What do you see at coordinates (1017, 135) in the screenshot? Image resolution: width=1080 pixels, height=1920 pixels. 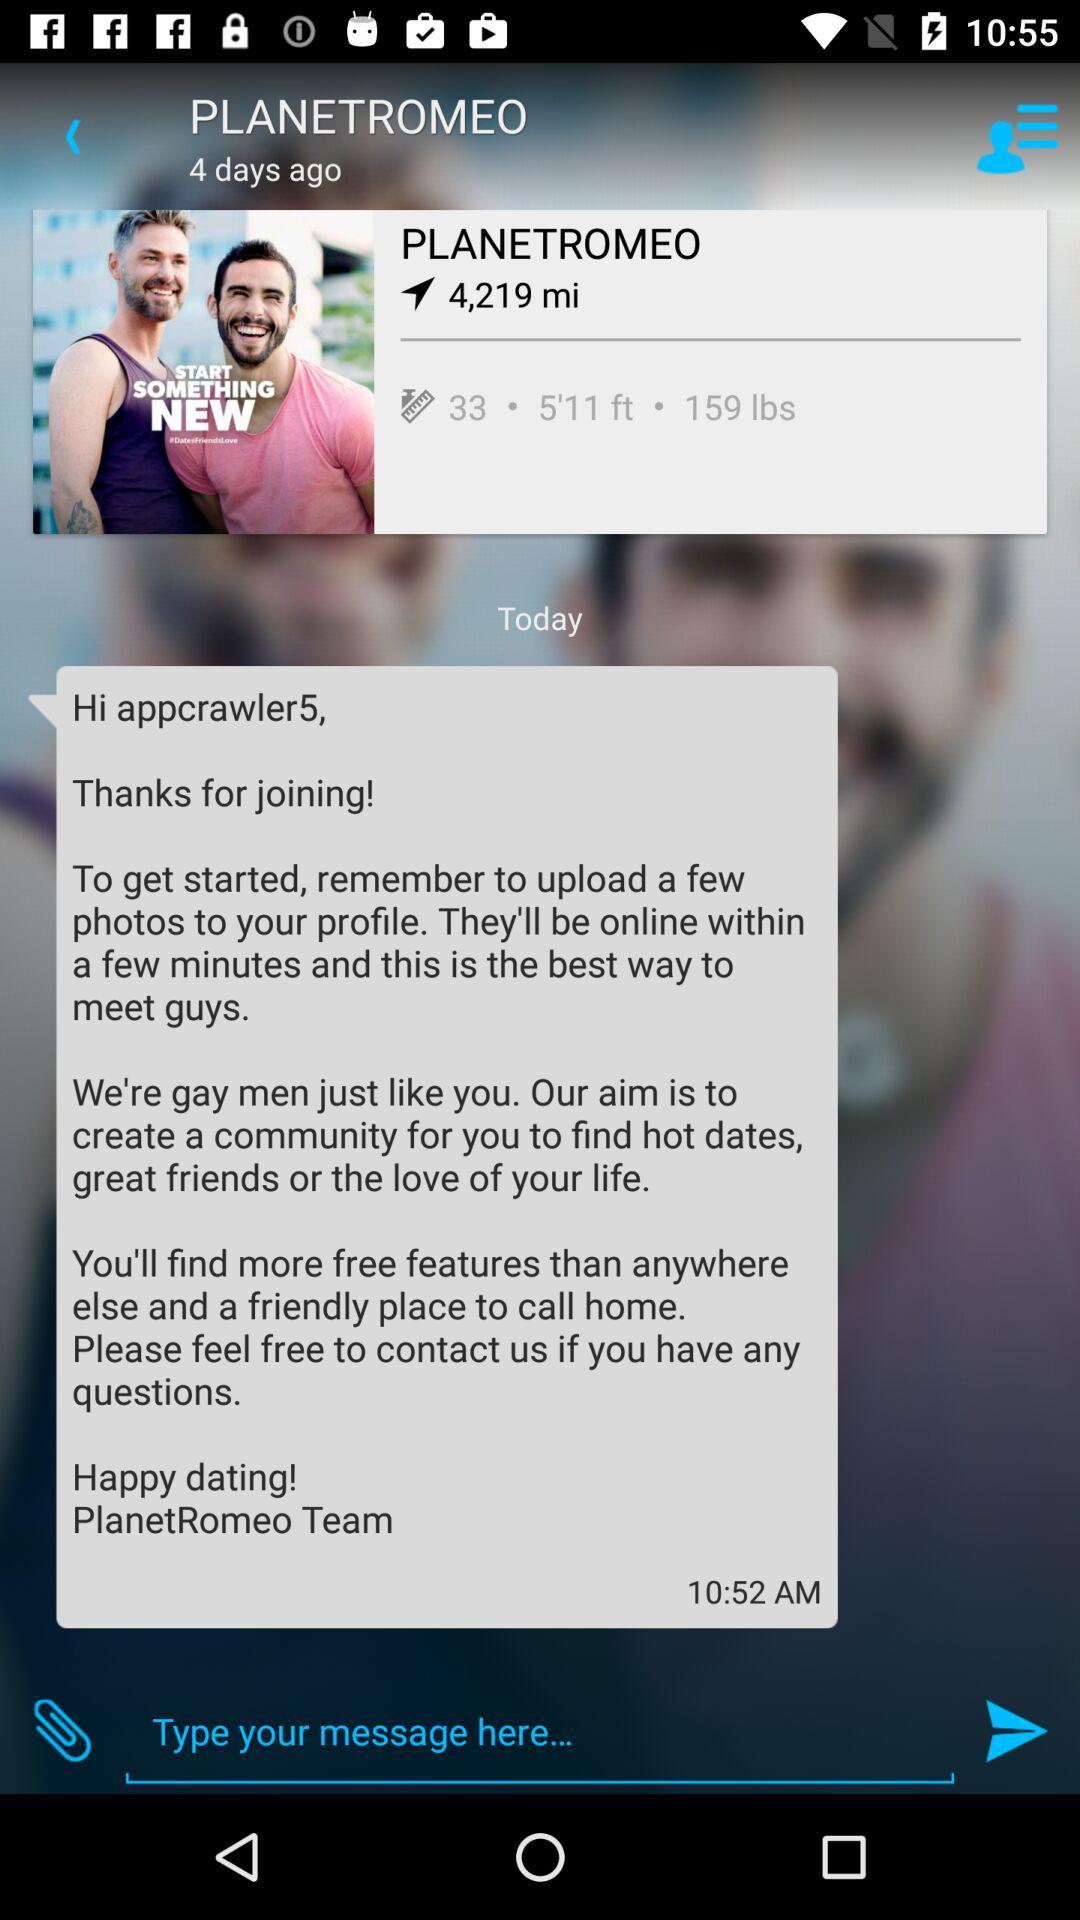 I see `the icon at the top right corner` at bounding box center [1017, 135].